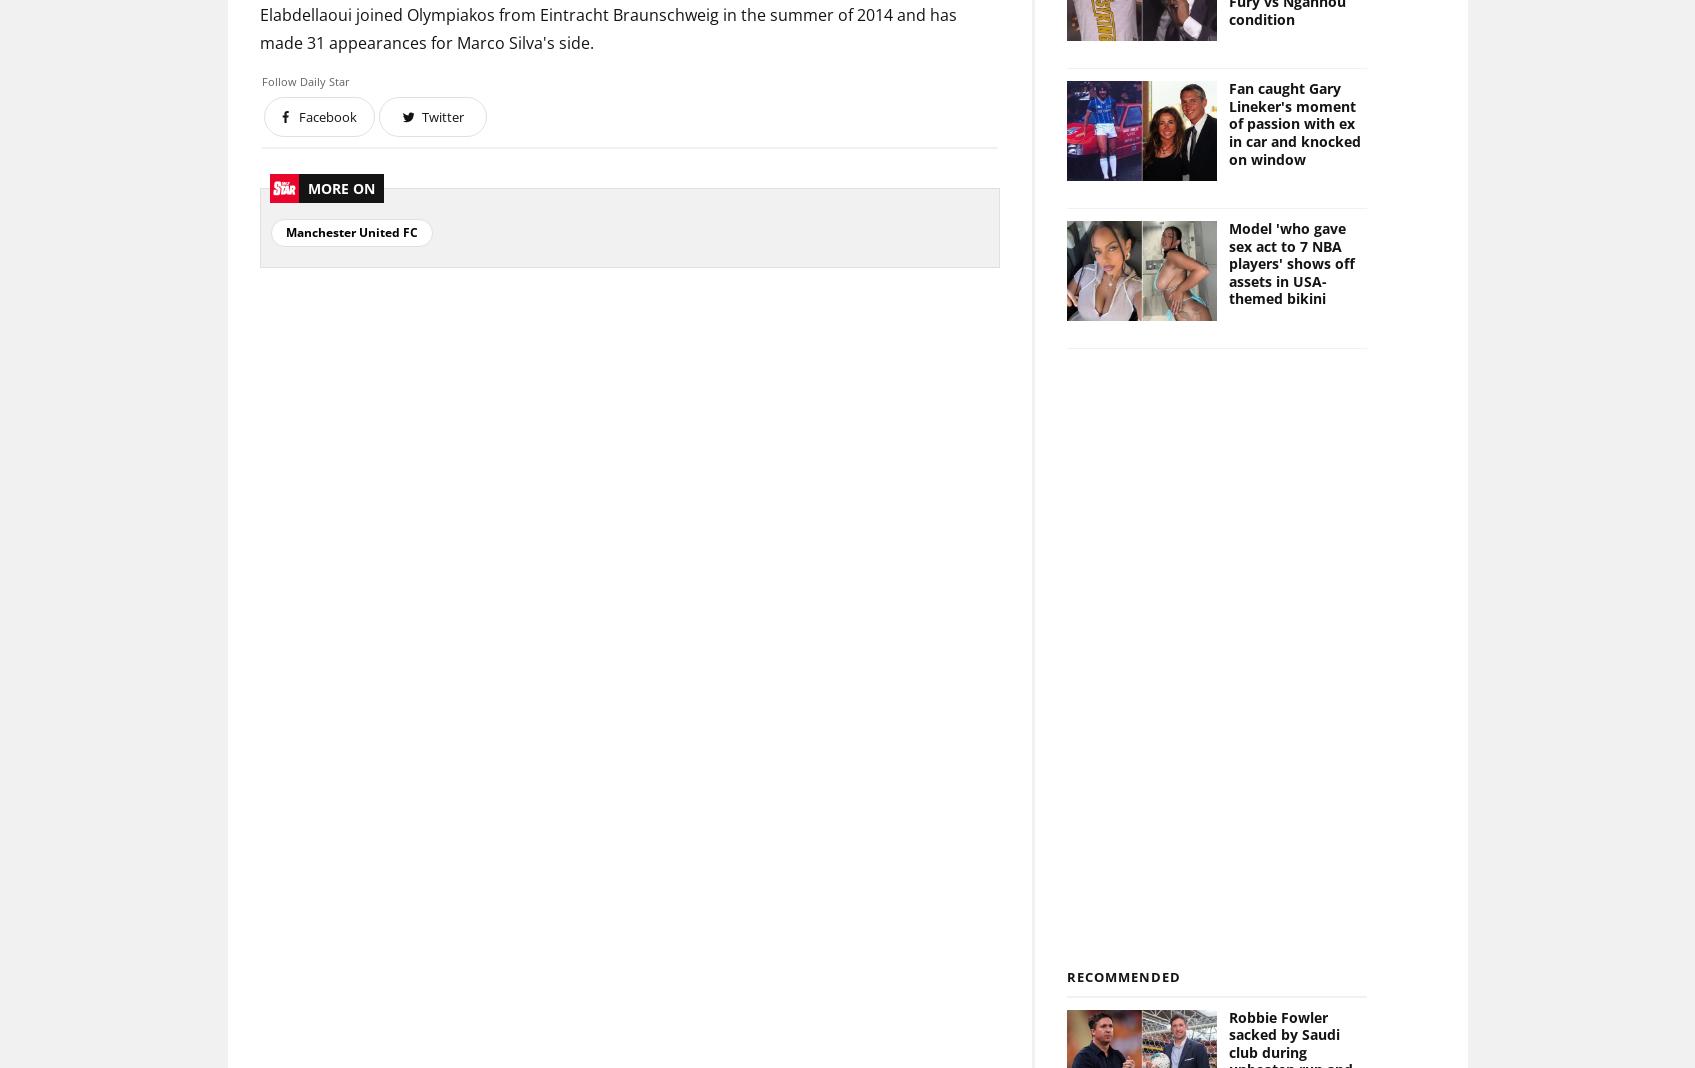 The width and height of the screenshot is (1695, 1068). What do you see at coordinates (606, 27) in the screenshot?
I see `'Elabdellaoui joined Olympiakos from Eintracht Braunschweig in the summer of 2014 and has made 31 appearances for Marco Silva's side.'` at bounding box center [606, 27].